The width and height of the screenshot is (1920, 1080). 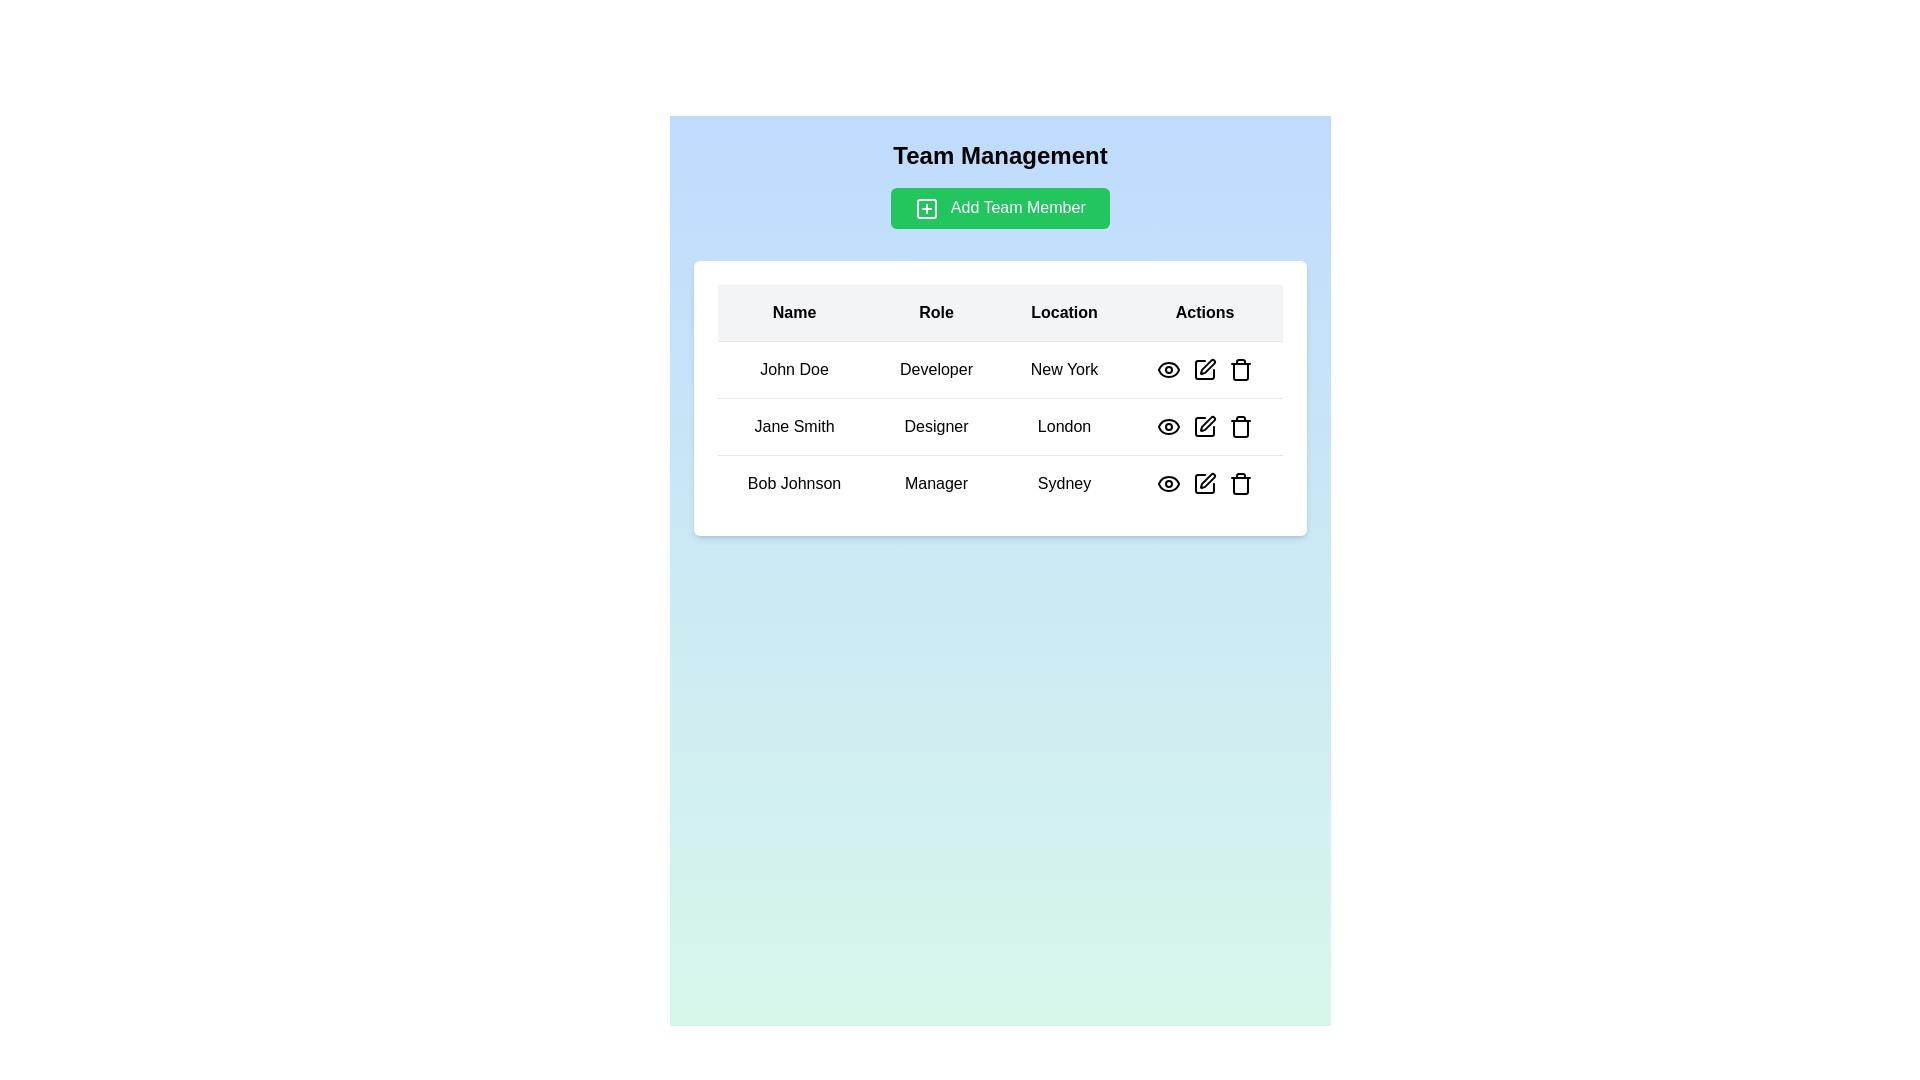 I want to click on the static text label displaying 'Developer' located in the second cell of the first row under the 'Role' column of the table, so click(x=935, y=369).